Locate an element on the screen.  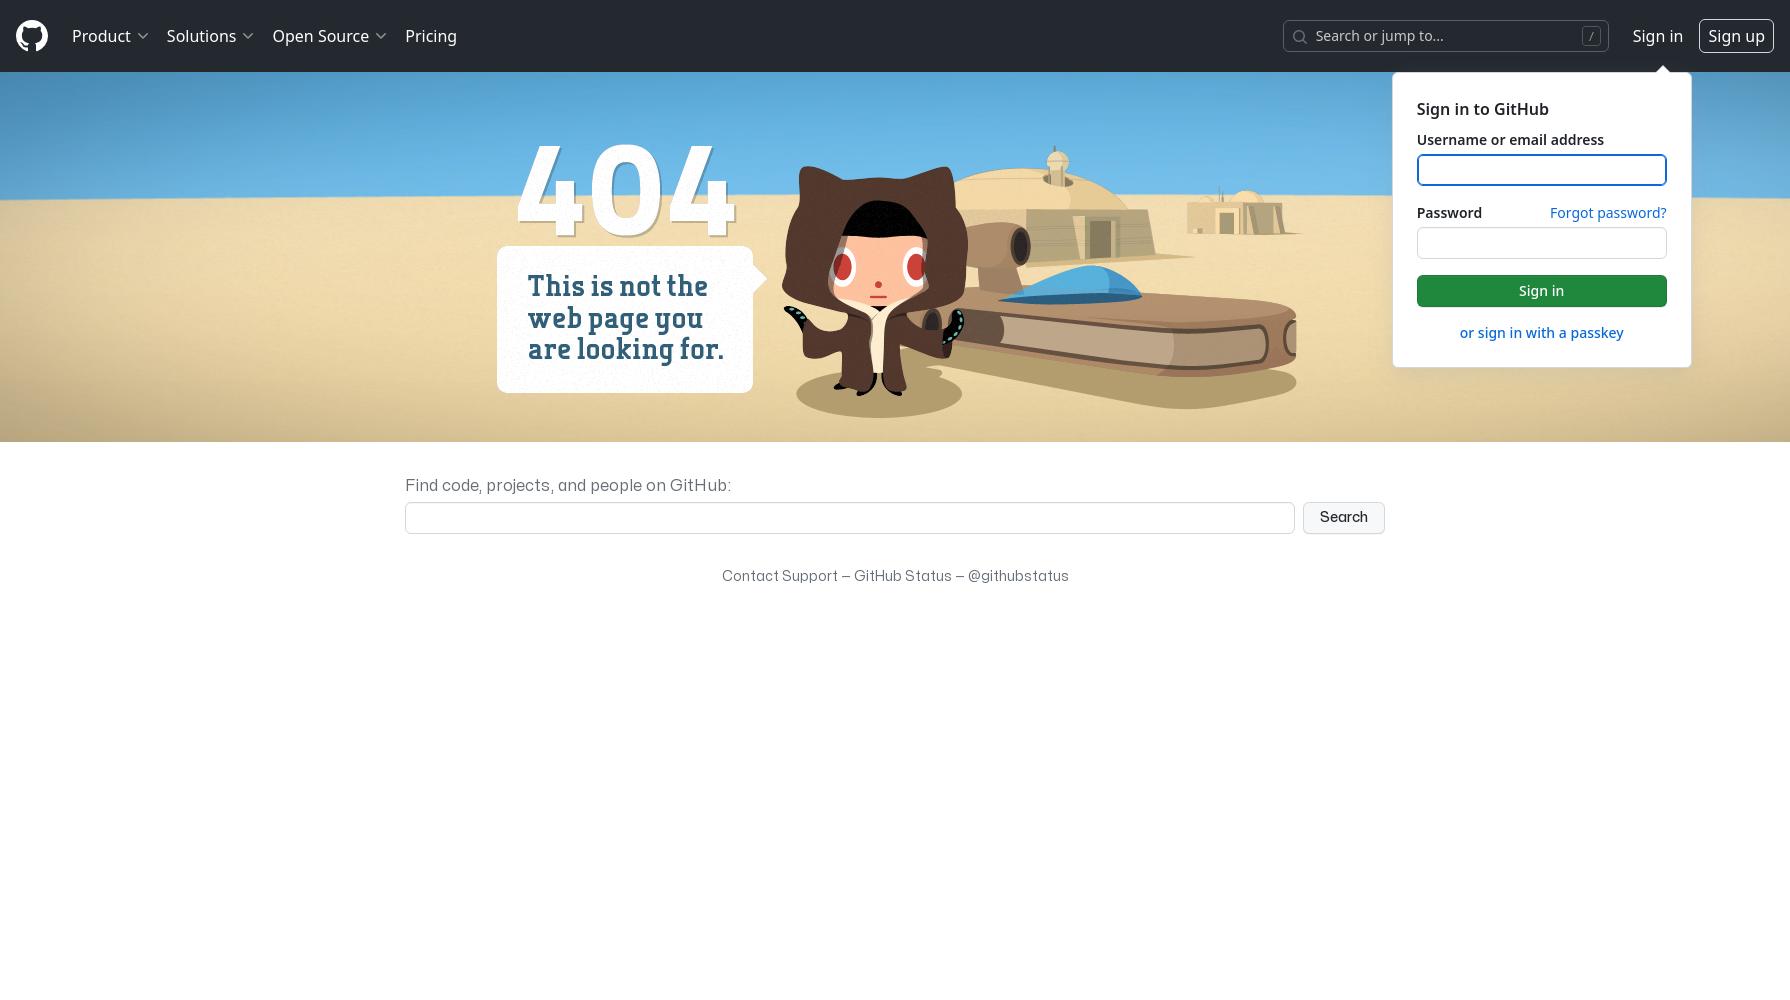
'Actions' is located at coordinates (141, 85).